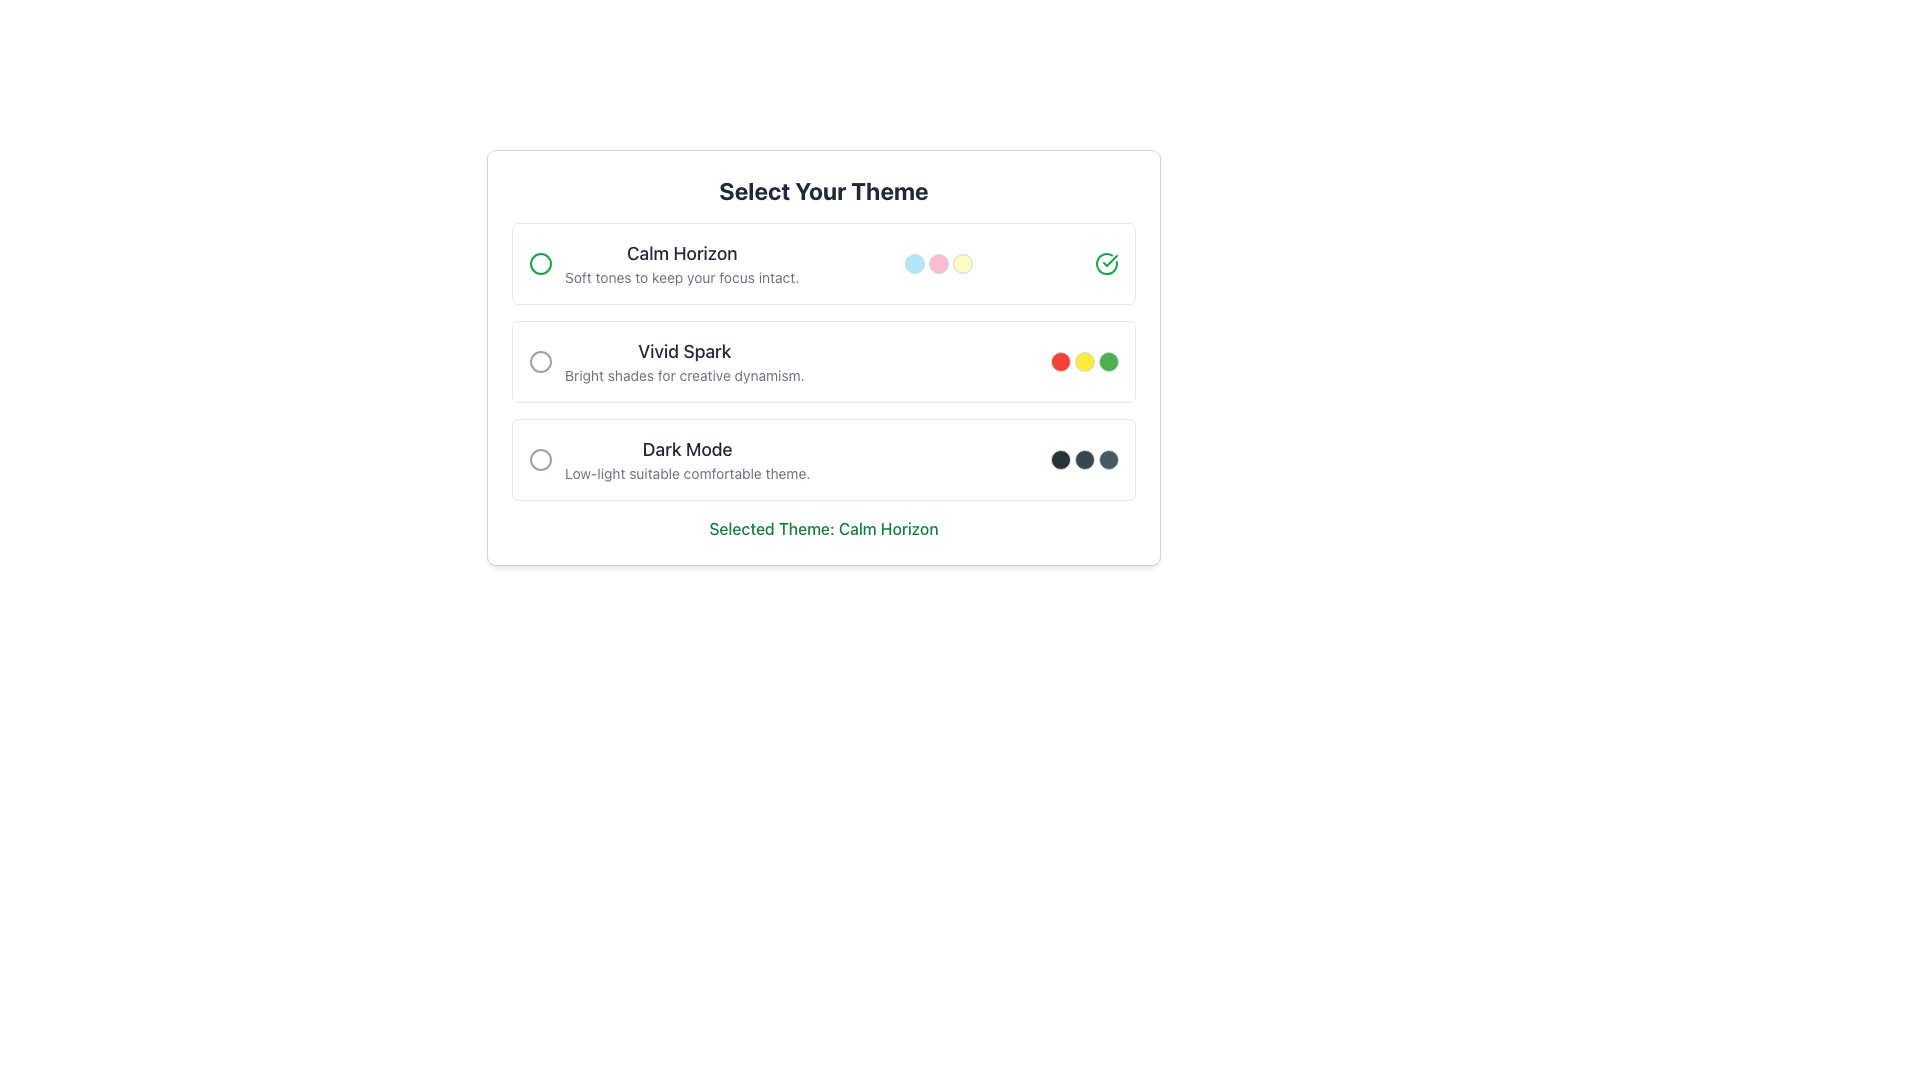  I want to click on the leftmost circular indicator representing the 'Vivid Spark' theme option, so click(1059, 362).